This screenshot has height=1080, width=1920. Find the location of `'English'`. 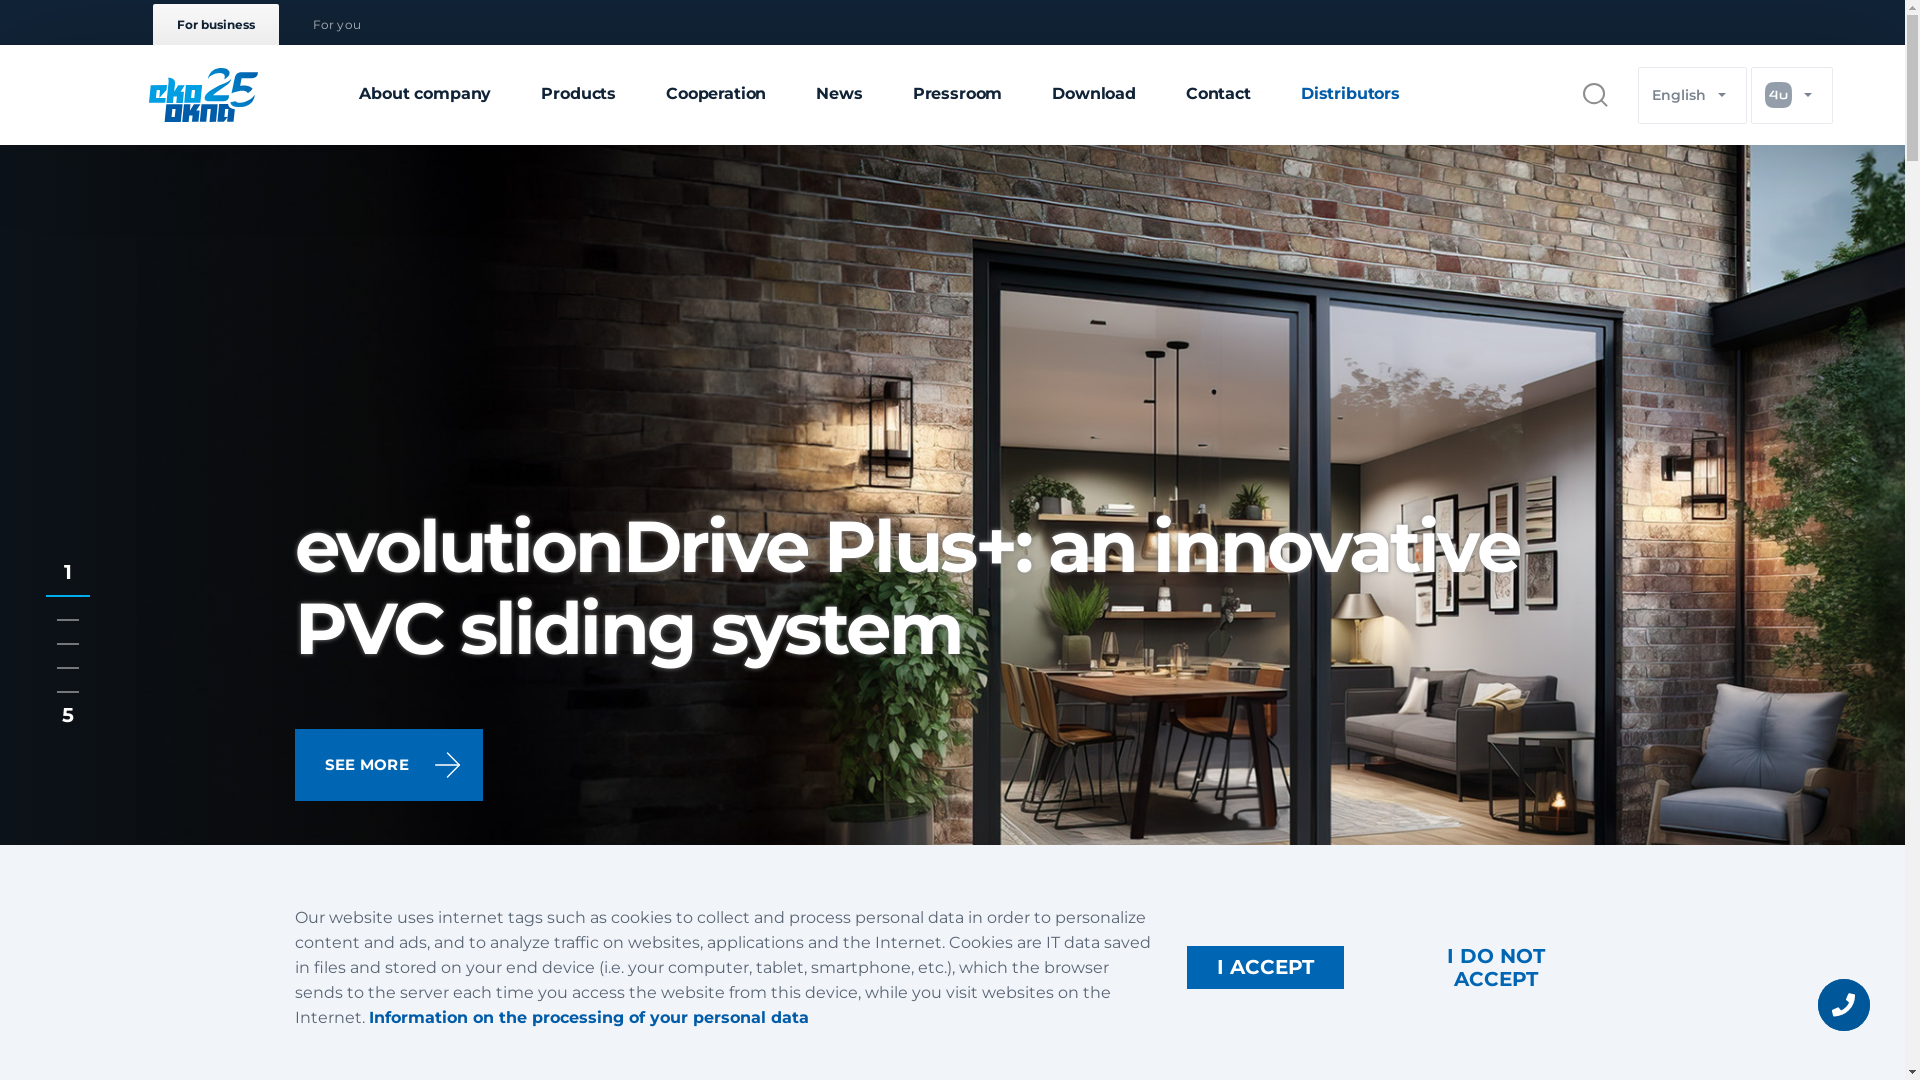

'English' is located at coordinates (1691, 94).